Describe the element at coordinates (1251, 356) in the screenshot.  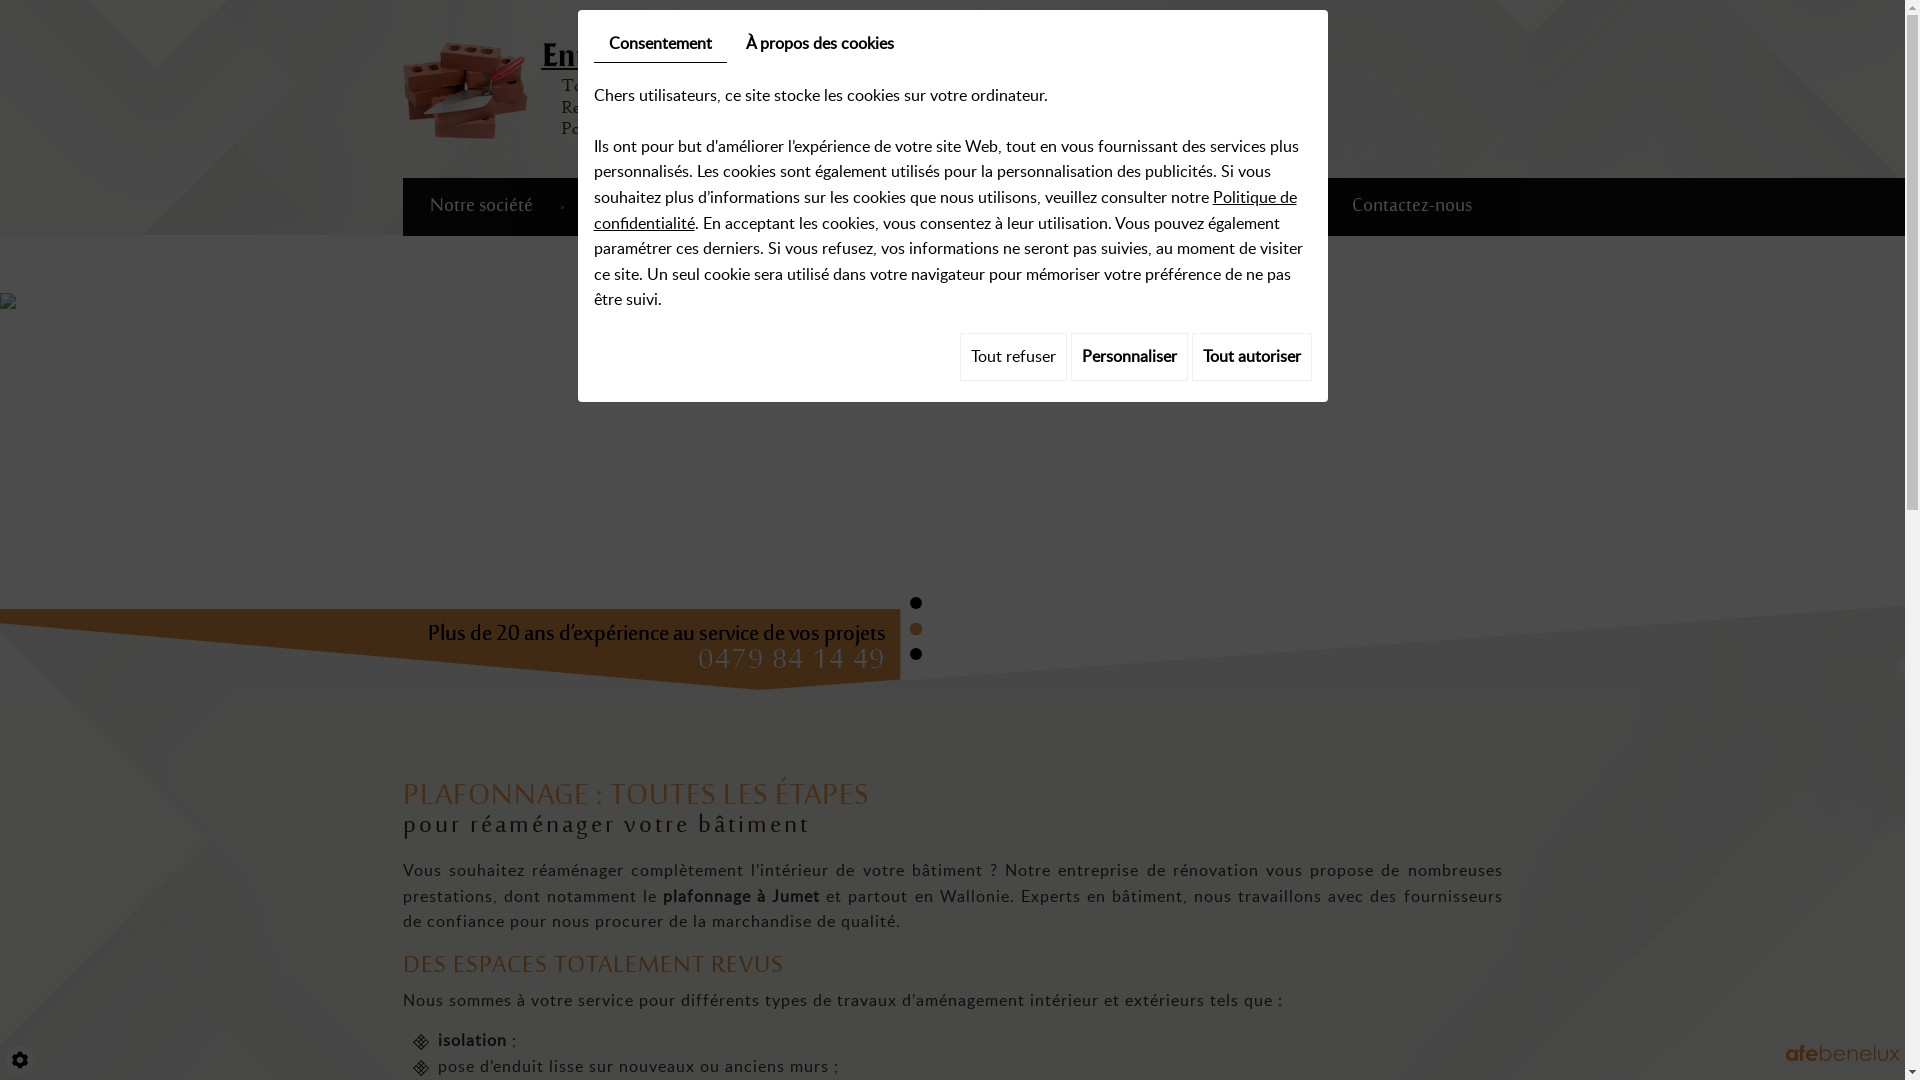
I see `'Tout autoriser'` at that location.